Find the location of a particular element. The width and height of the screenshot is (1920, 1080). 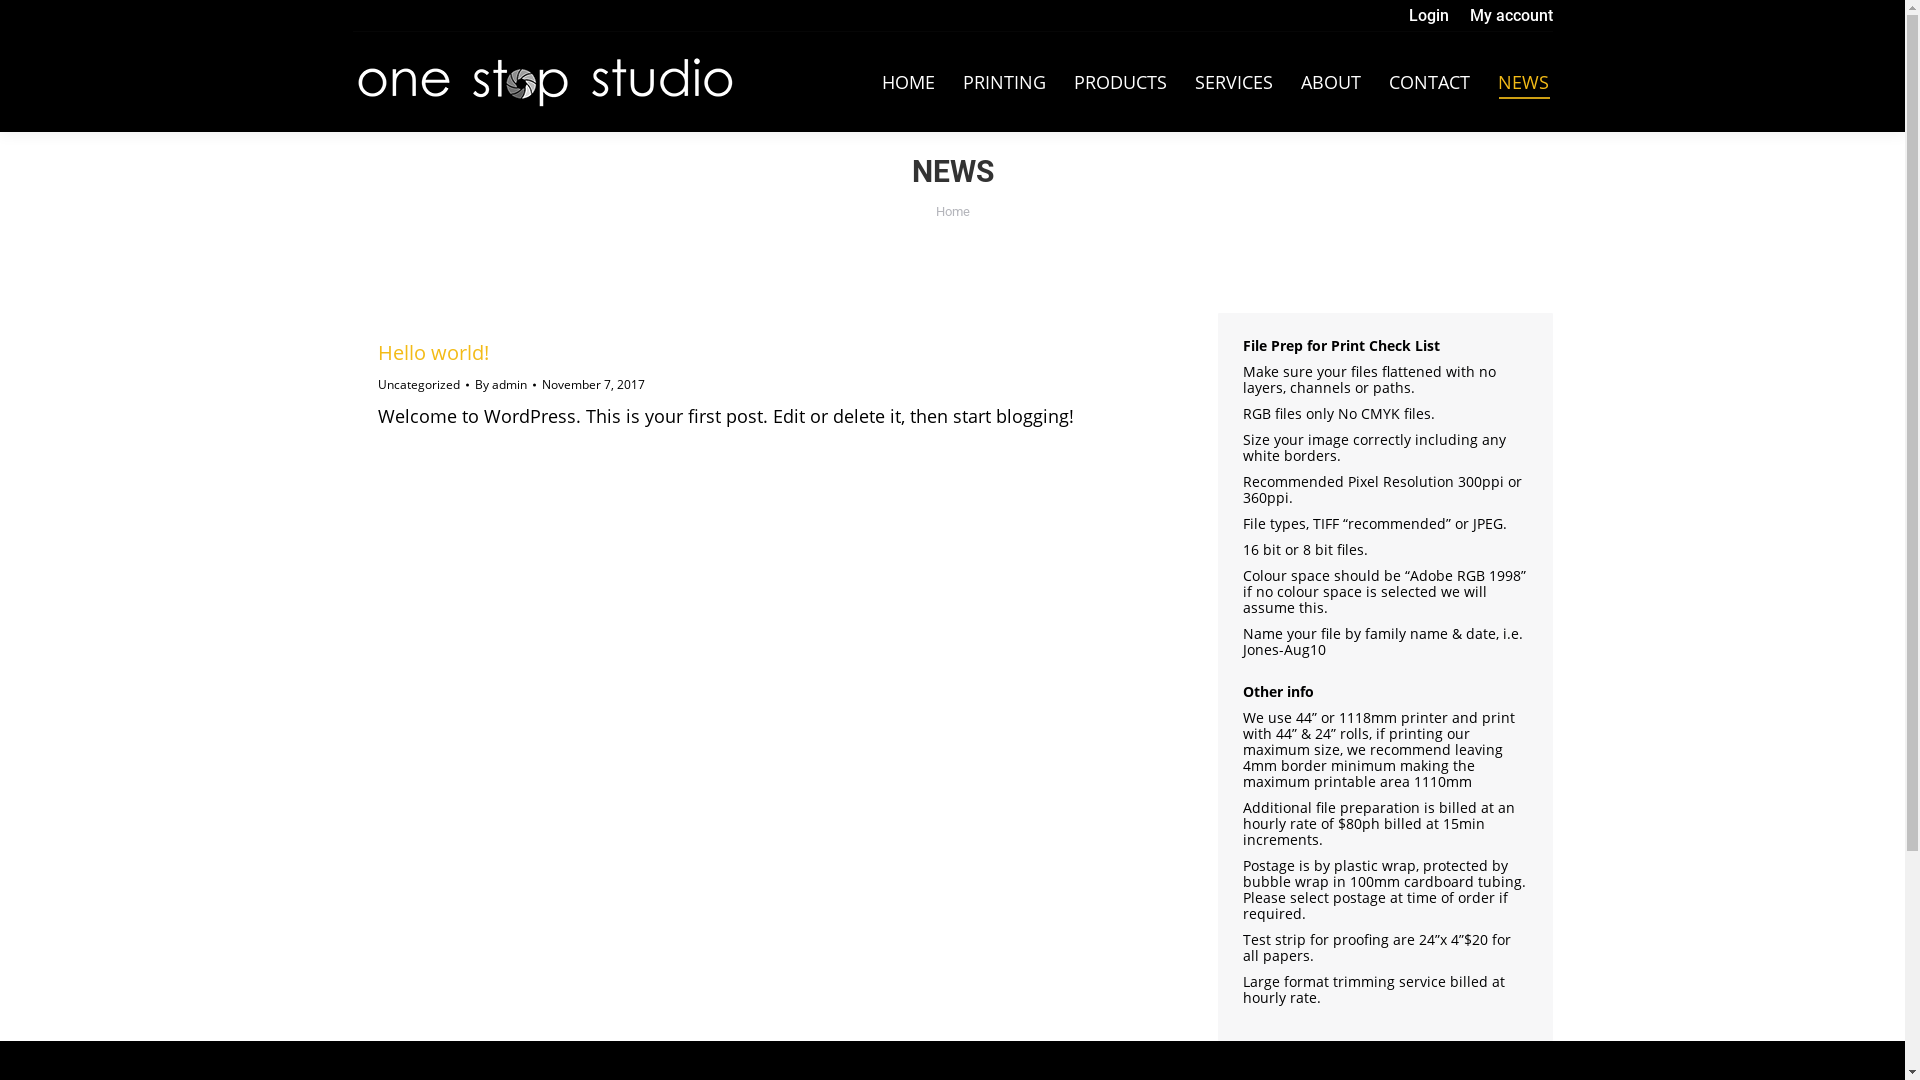

'ABOUT' is located at coordinates (1329, 80).